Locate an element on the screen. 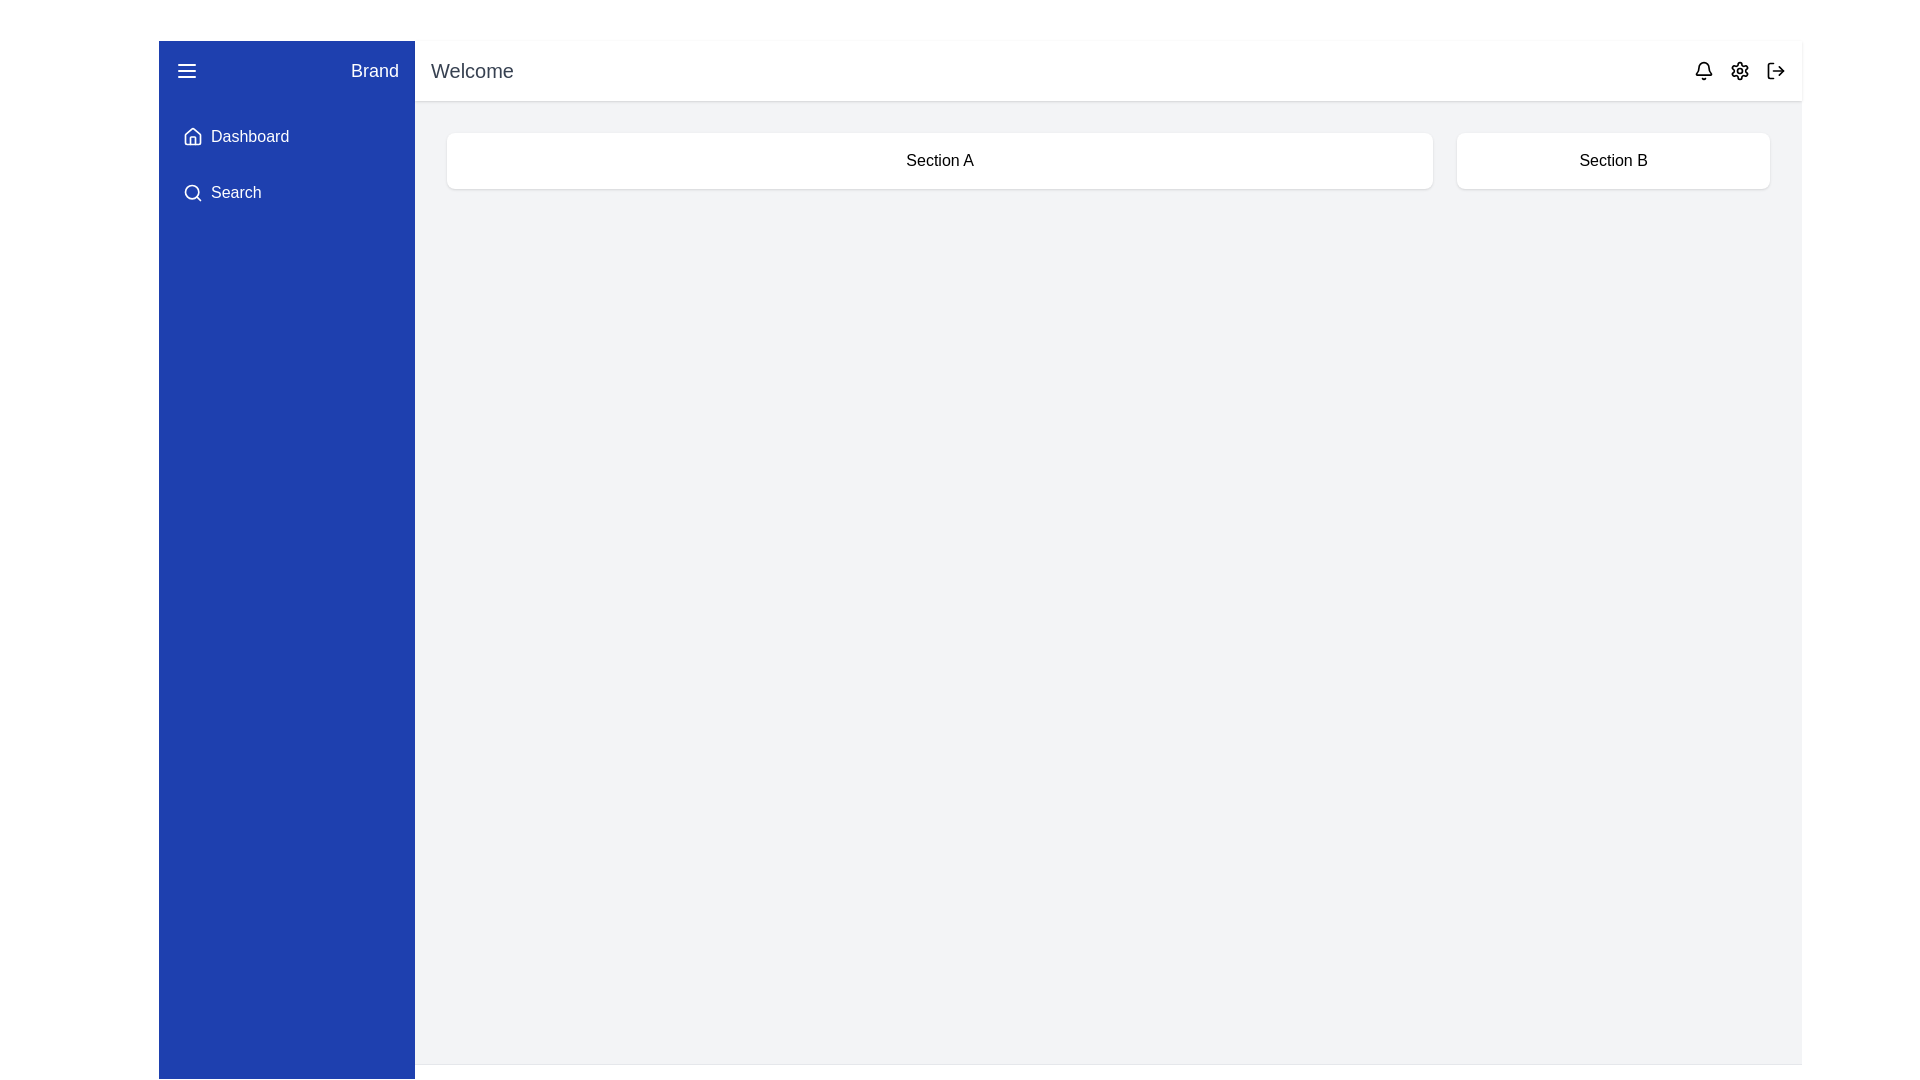 The image size is (1920, 1080). the magnifying glass icon in the vertical navigation menu labeled 'Search' located below the 'Dashboard' menu item is located at coordinates (192, 192).